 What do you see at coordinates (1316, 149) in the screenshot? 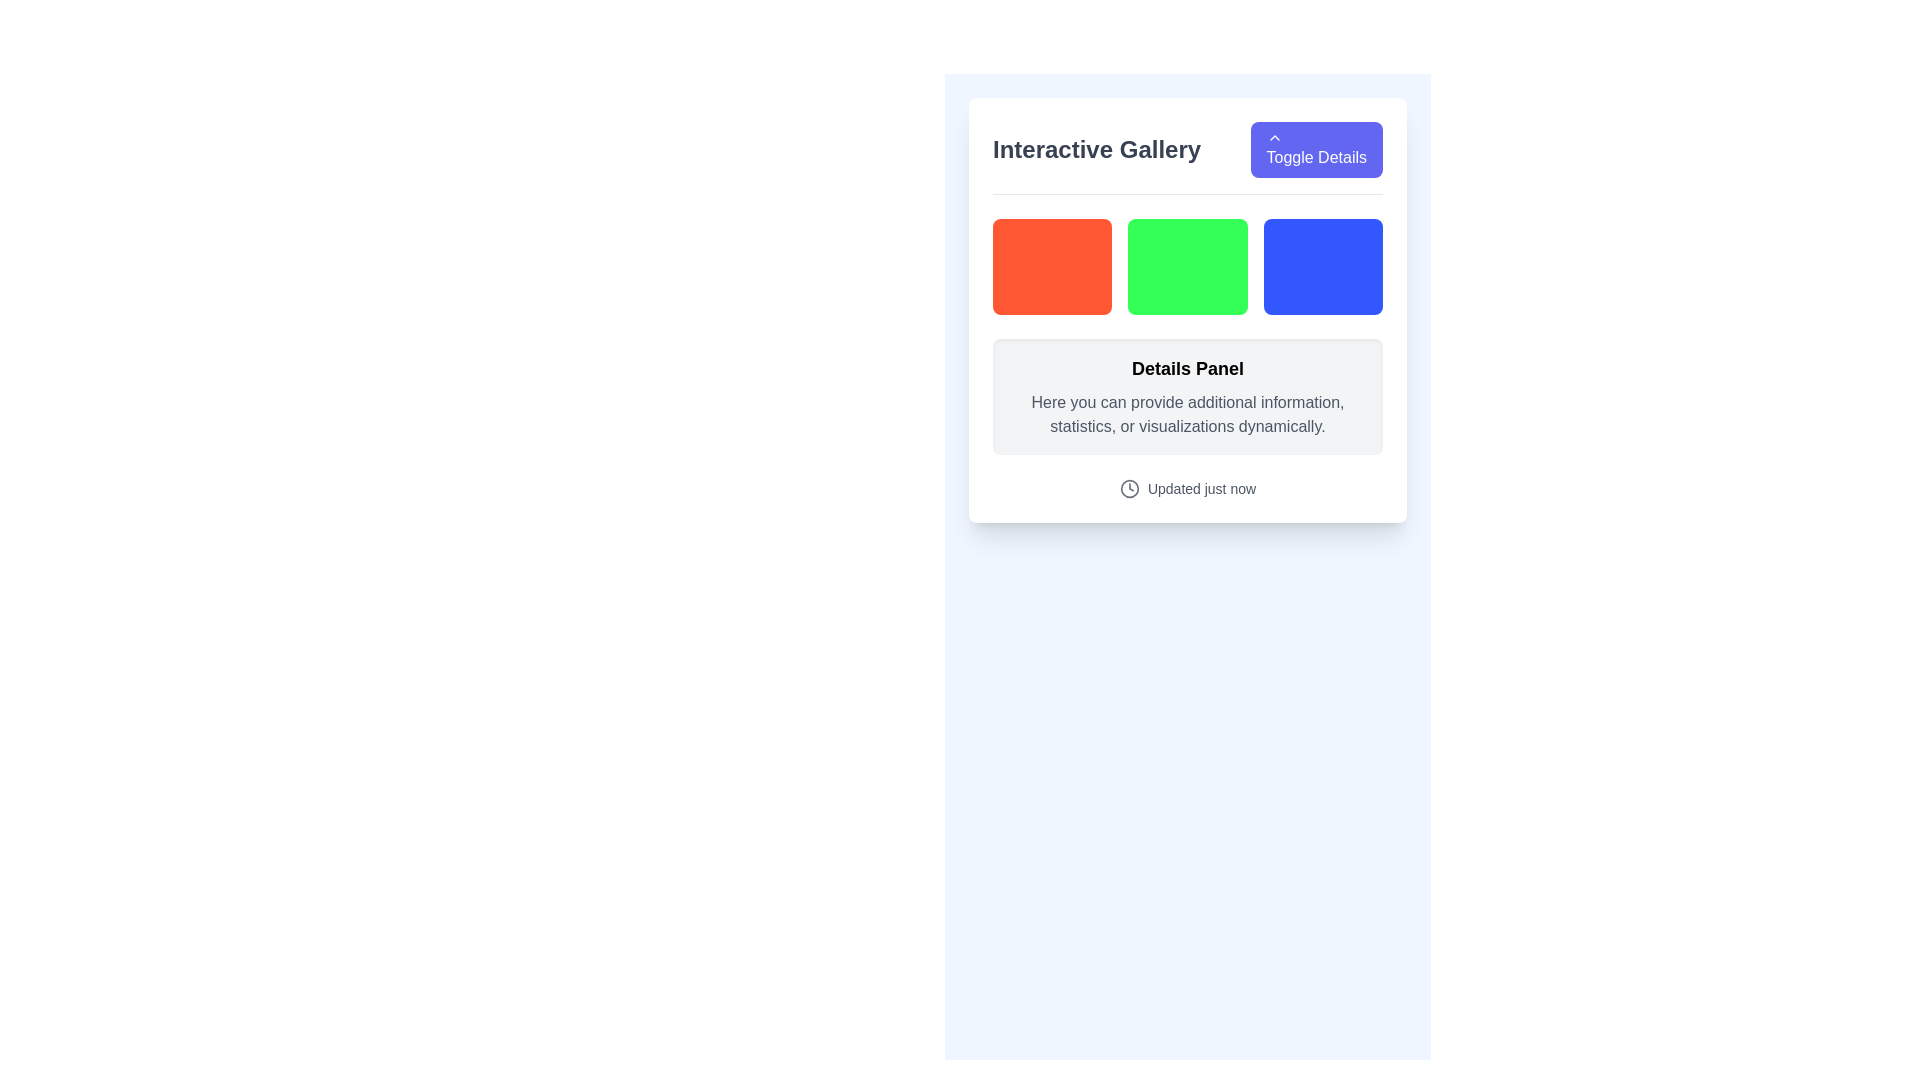
I see `the 'Toggle Details' button, which has a blue background and white text, to observe potential hover effects` at bounding box center [1316, 149].